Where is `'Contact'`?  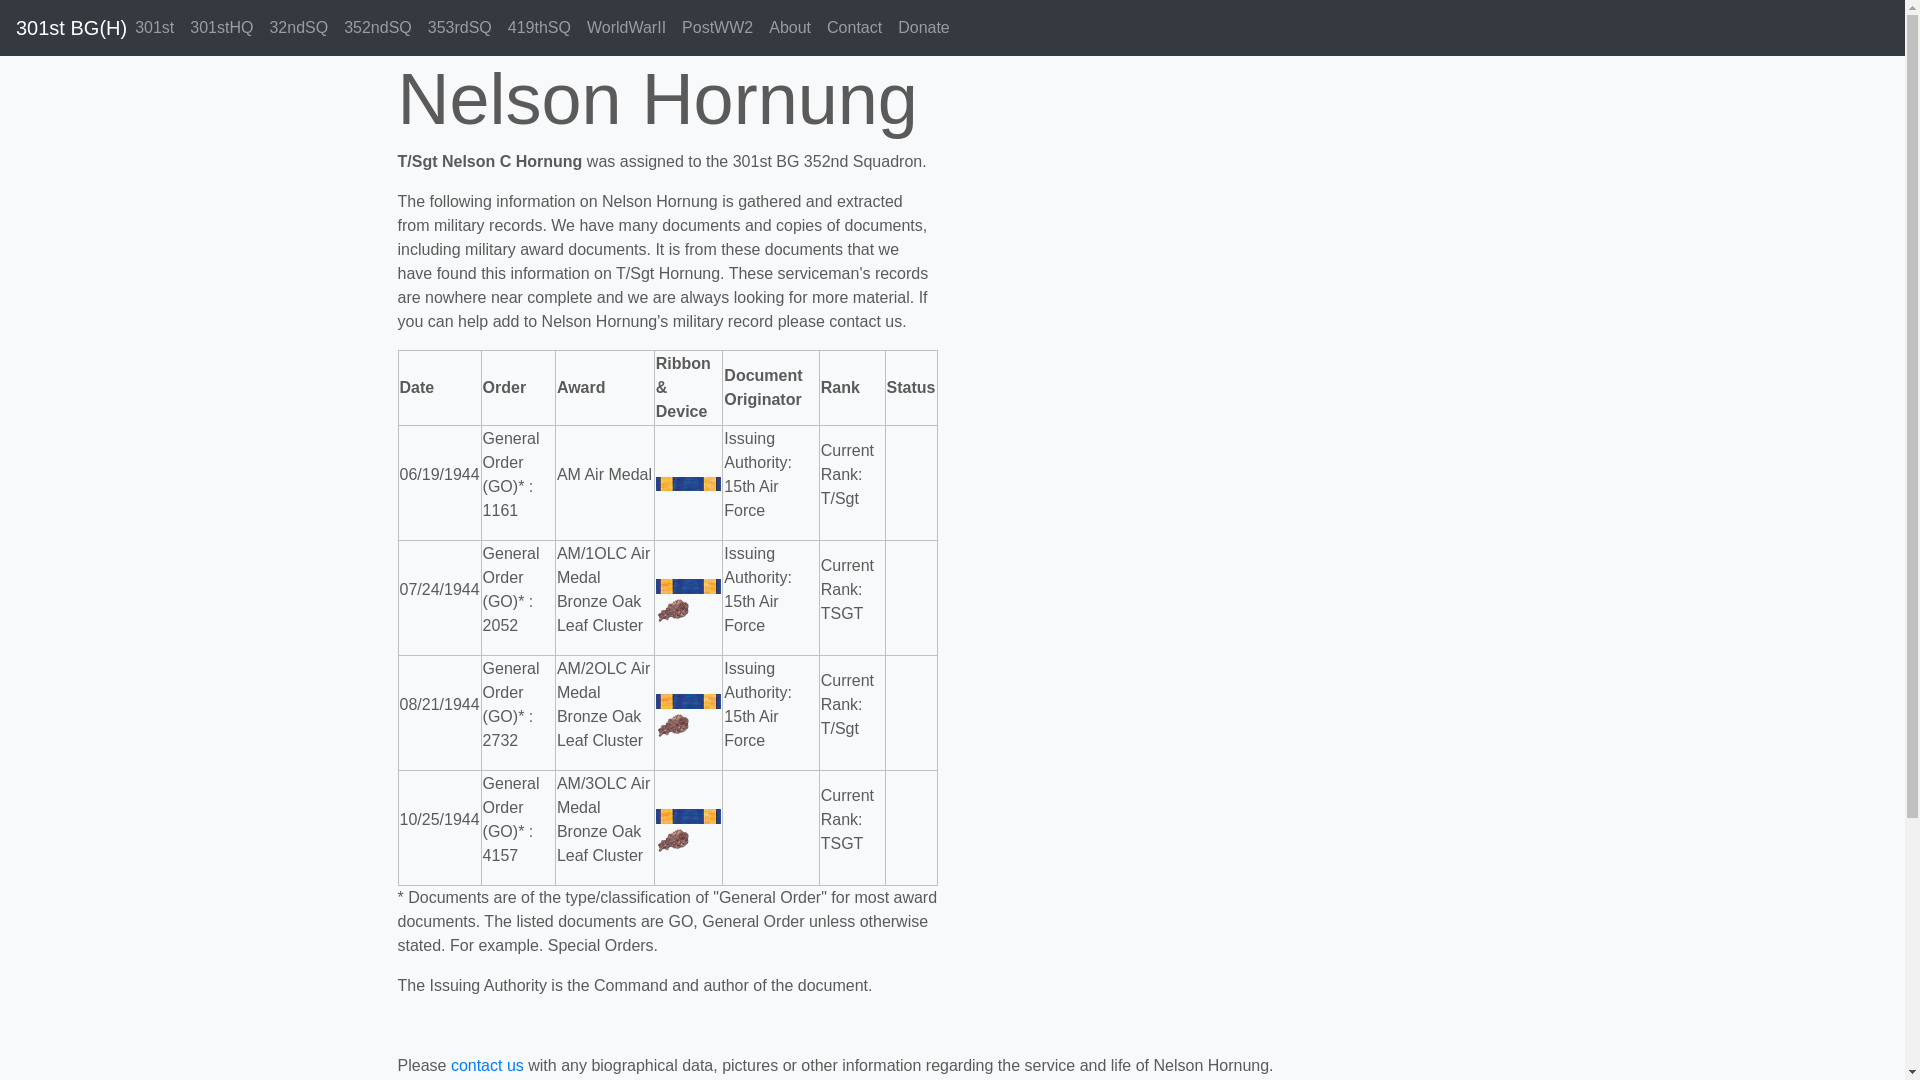 'Contact' is located at coordinates (854, 27).